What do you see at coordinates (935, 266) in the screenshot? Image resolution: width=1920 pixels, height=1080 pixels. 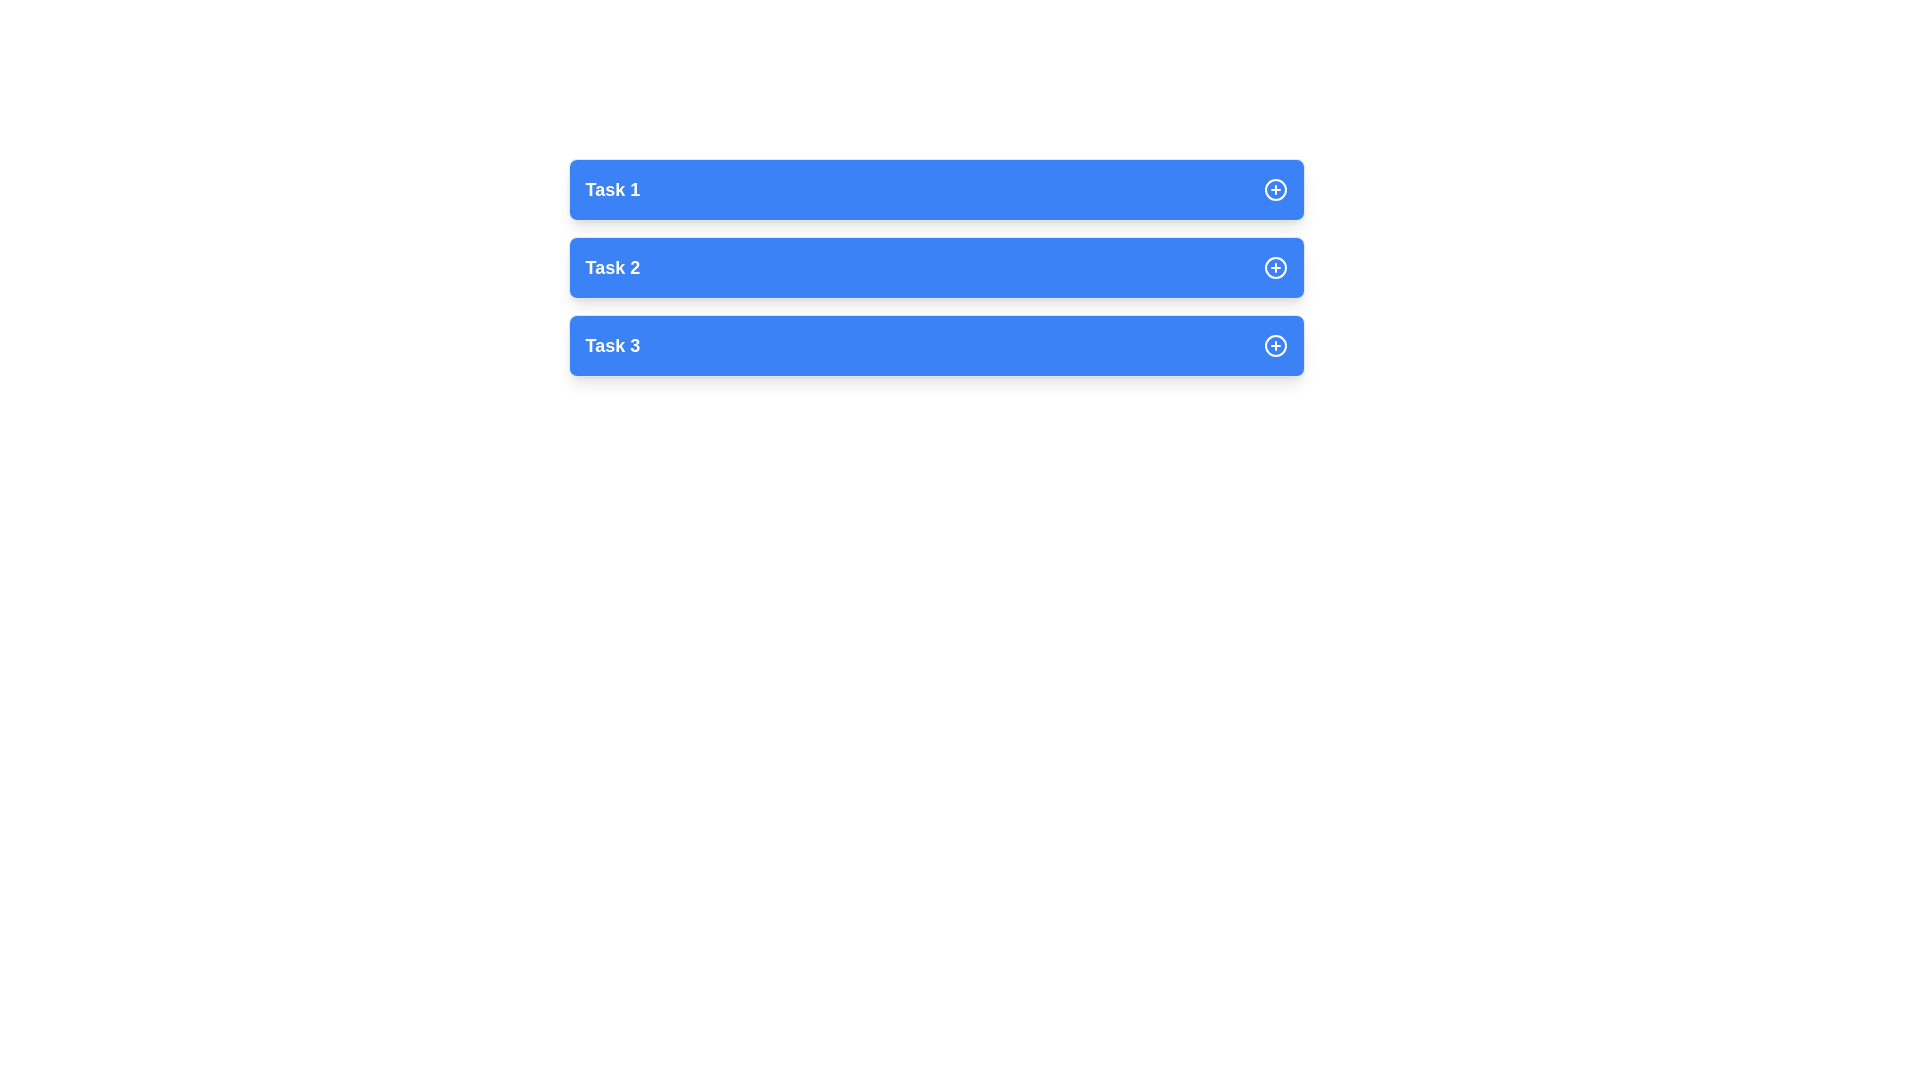 I see `the 'Task 2' list item` at bounding box center [935, 266].